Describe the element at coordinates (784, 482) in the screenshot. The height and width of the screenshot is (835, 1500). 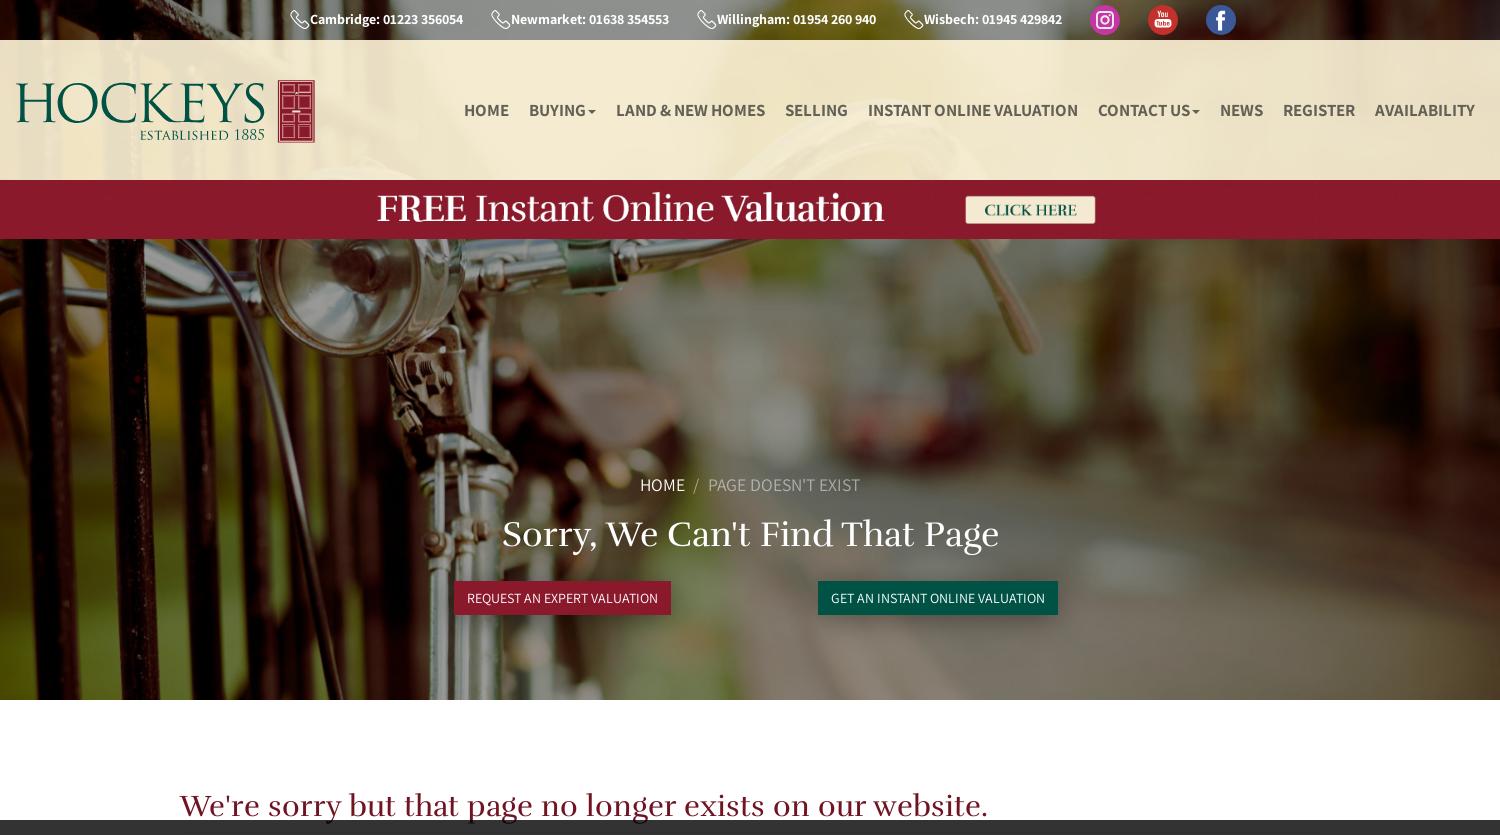
I see `'PAGE DOESN'T EXIST'` at that location.